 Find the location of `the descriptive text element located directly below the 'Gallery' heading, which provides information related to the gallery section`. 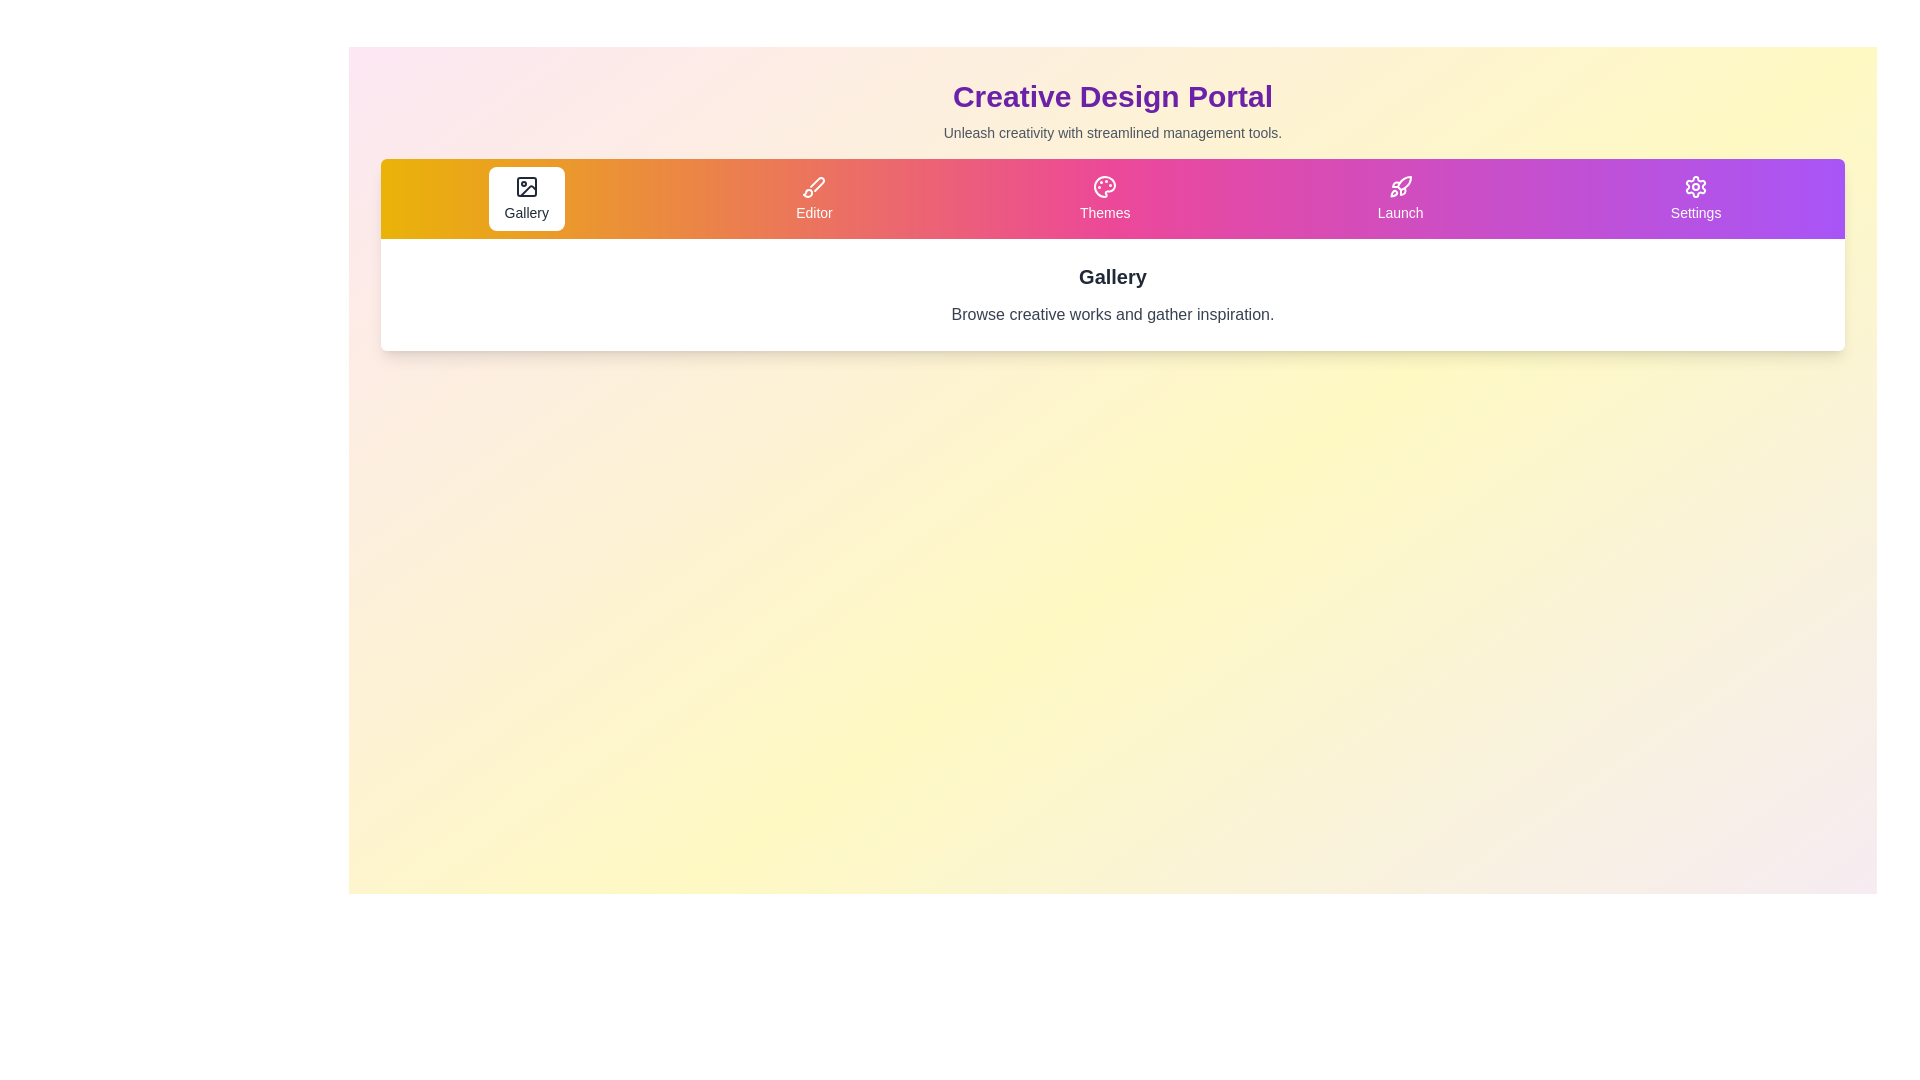

the descriptive text element located directly below the 'Gallery' heading, which provides information related to the gallery section is located at coordinates (1112, 315).